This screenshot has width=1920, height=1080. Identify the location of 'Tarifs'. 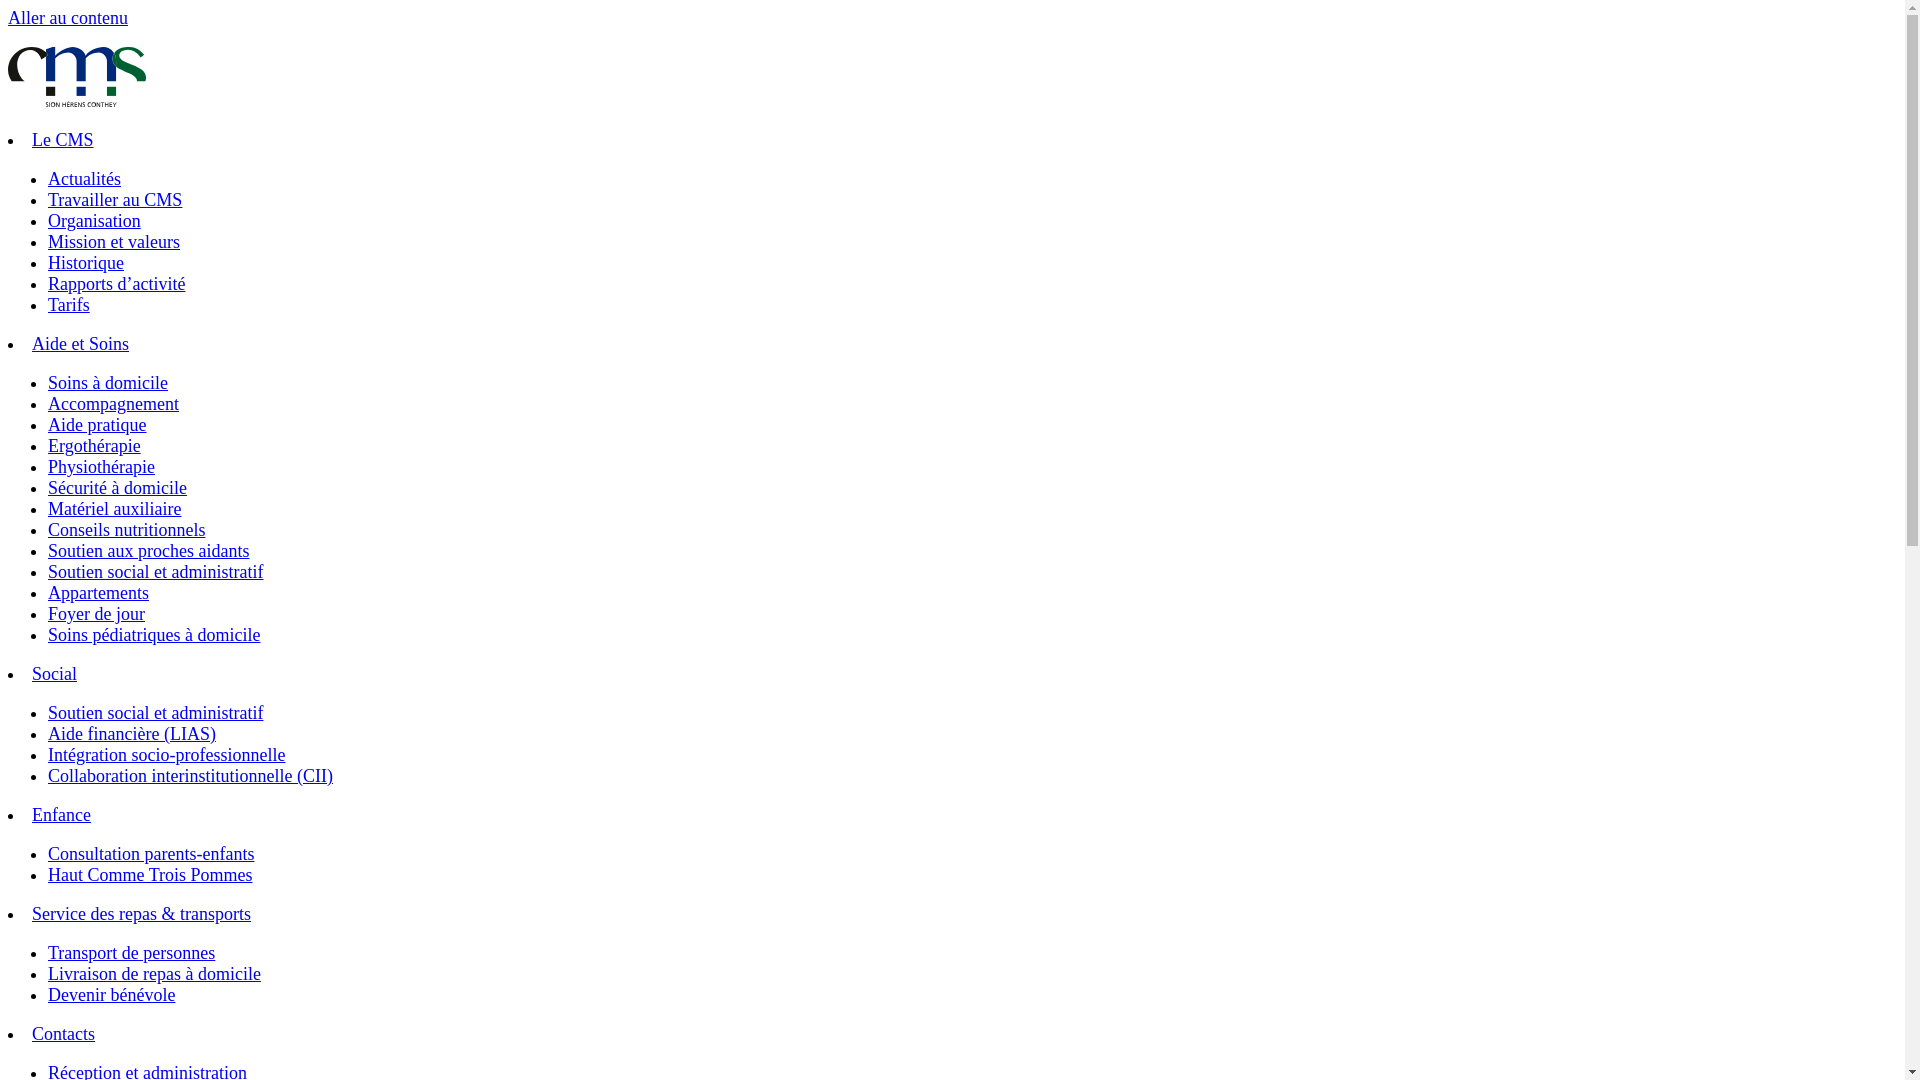
(68, 304).